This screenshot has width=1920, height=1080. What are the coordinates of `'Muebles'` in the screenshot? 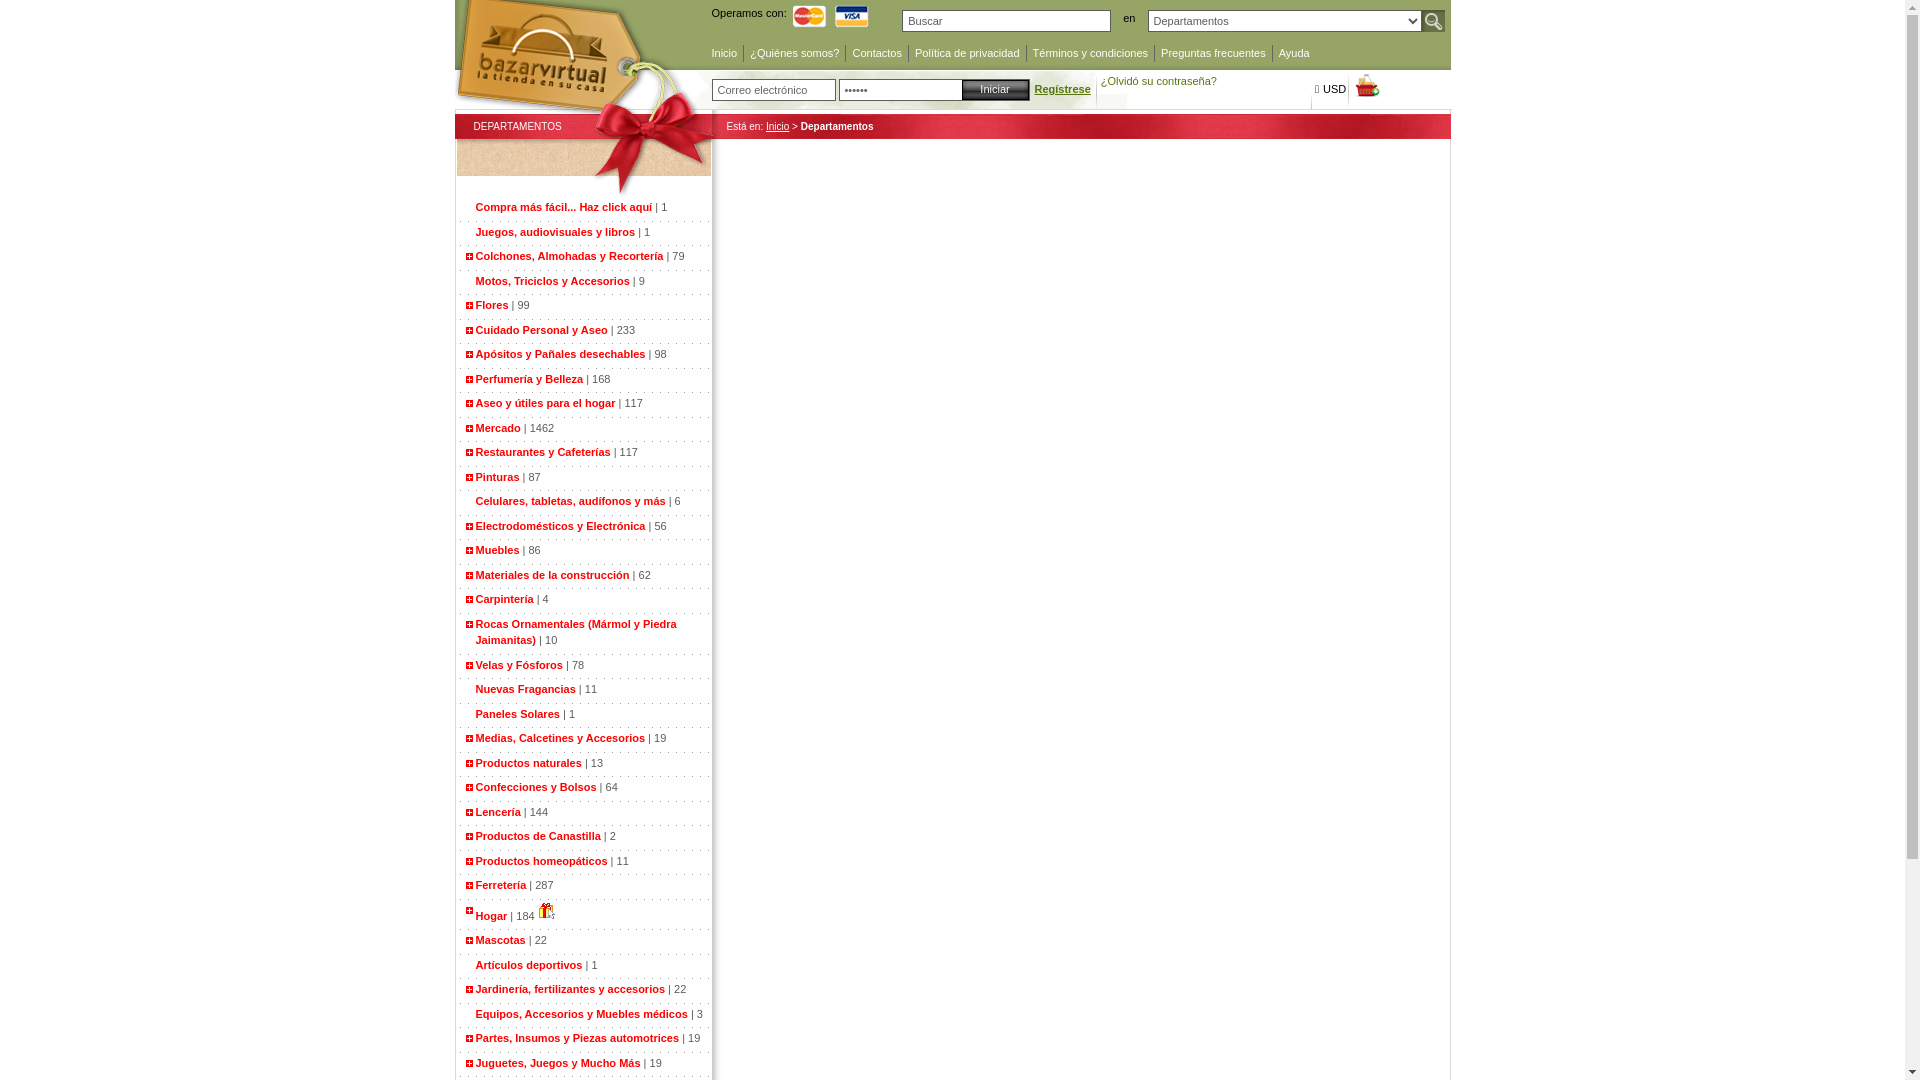 It's located at (474, 550).